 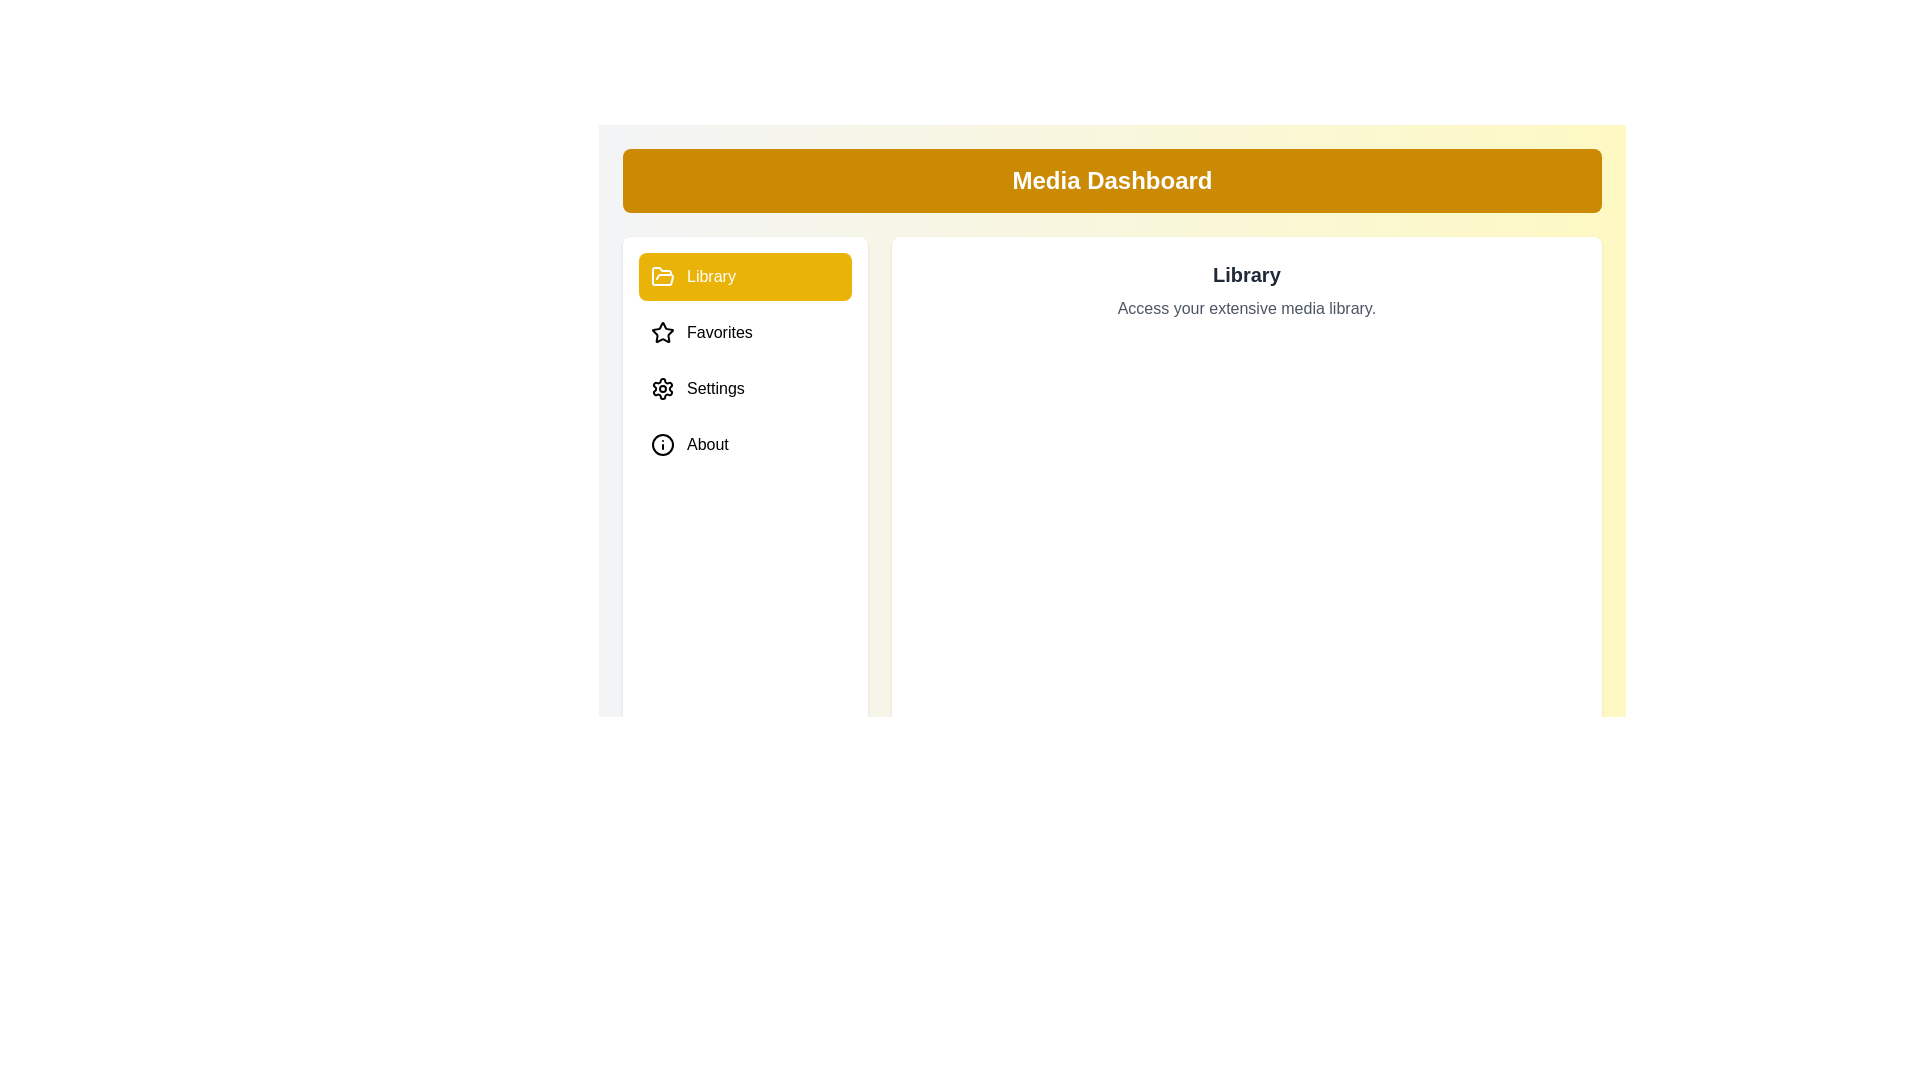 I want to click on the About tab to preview its hover effect, so click(x=744, y=443).